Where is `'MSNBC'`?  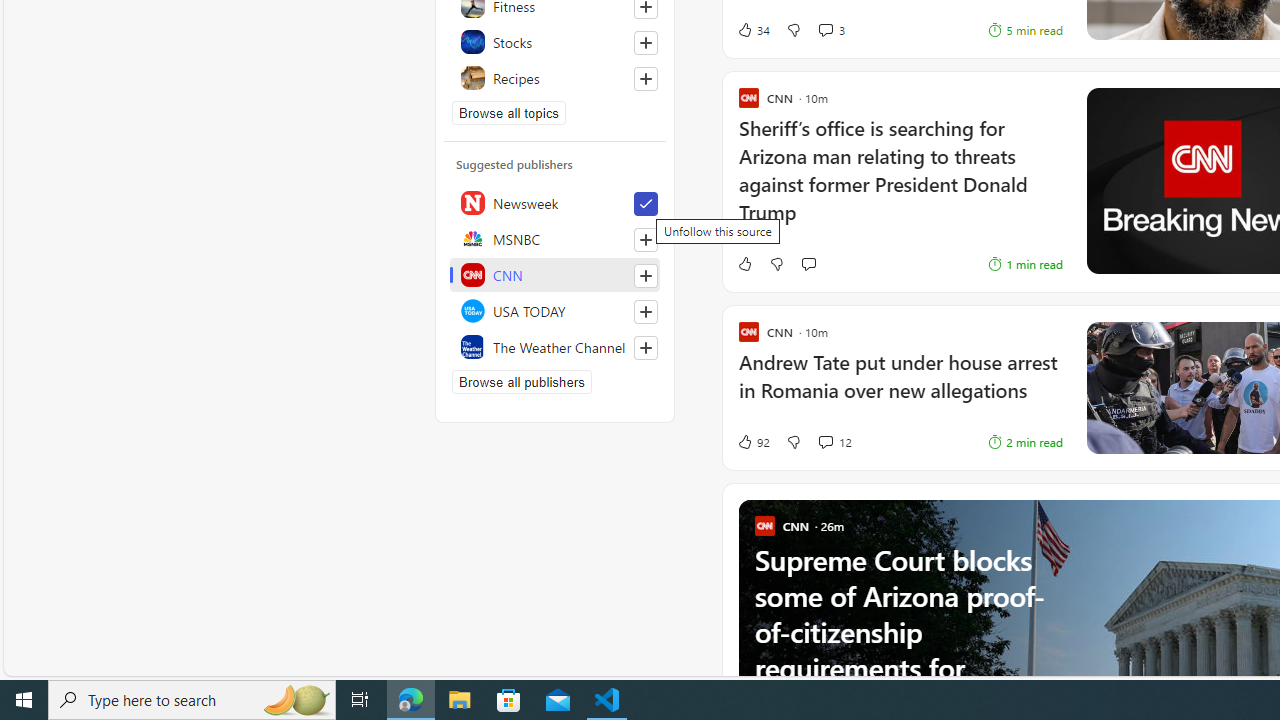 'MSNBC' is located at coordinates (555, 238).